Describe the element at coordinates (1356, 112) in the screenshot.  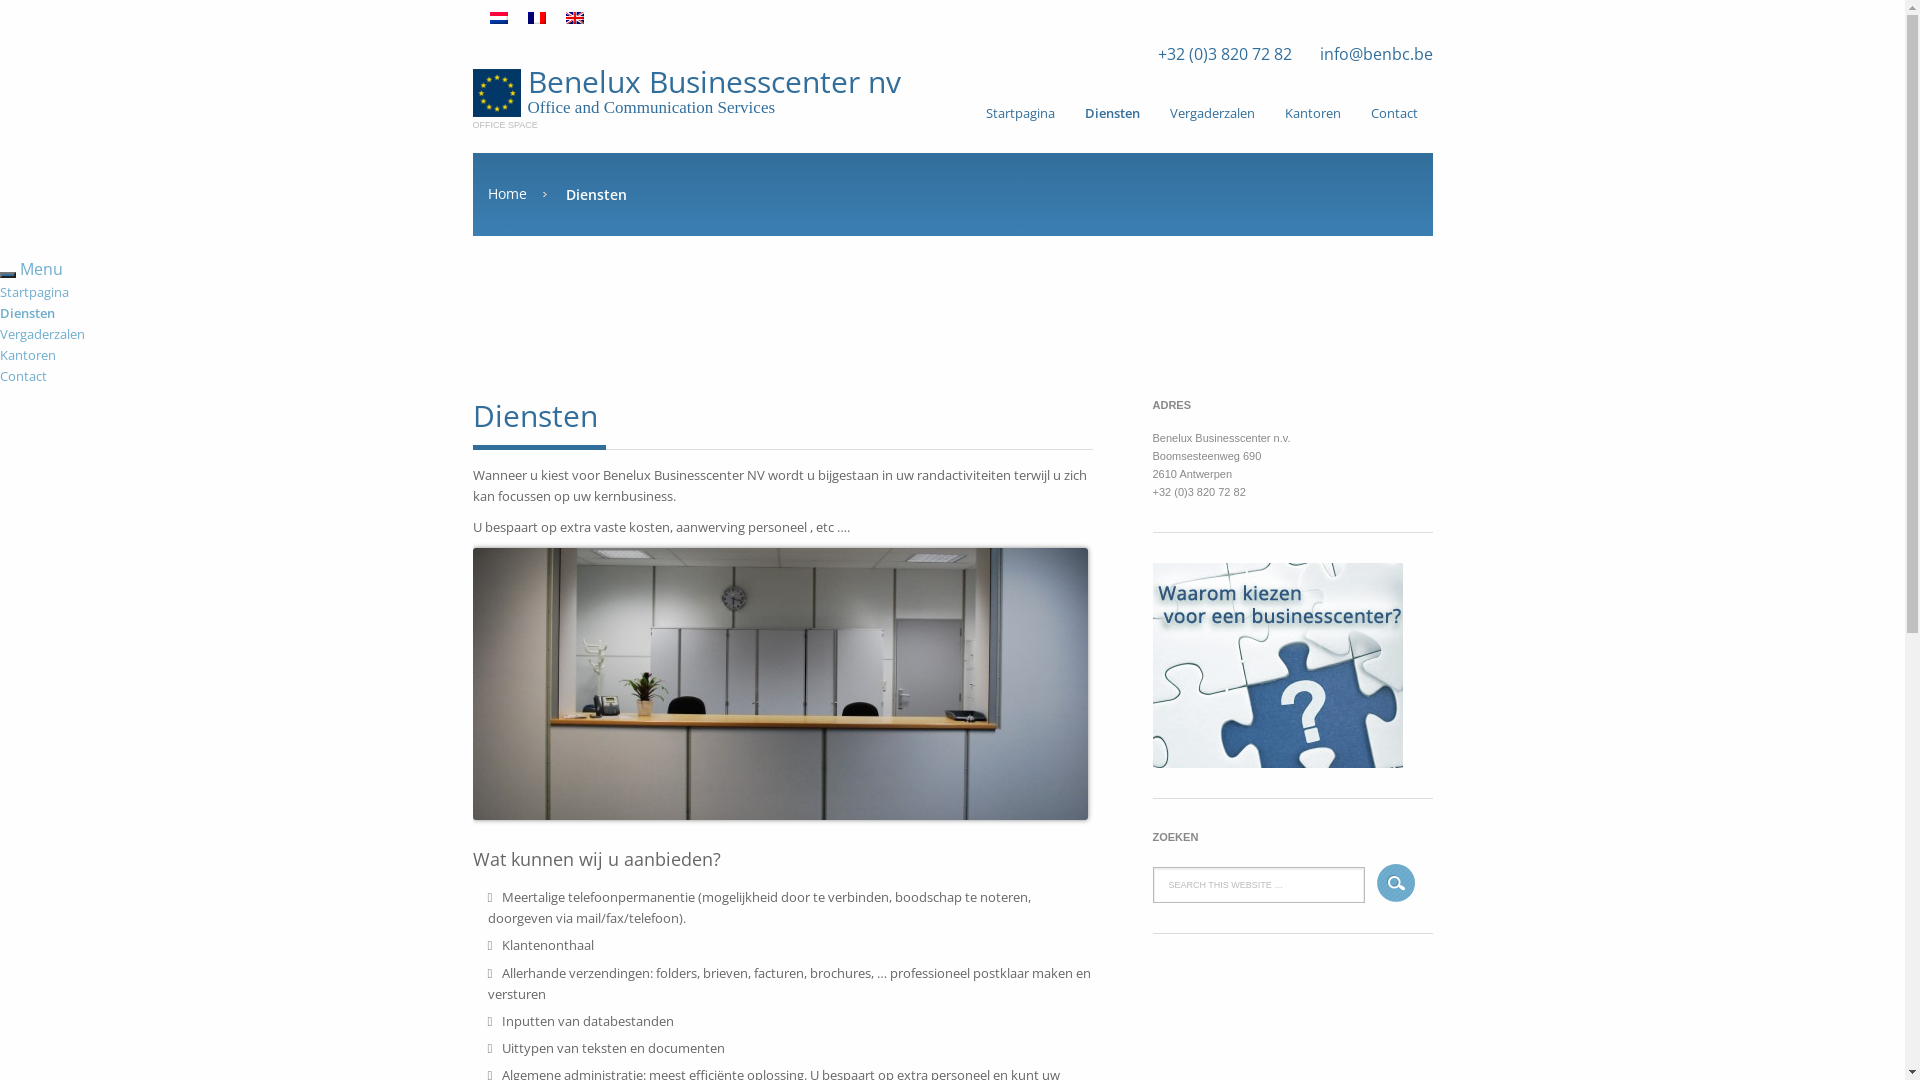
I see `'Contact'` at that location.